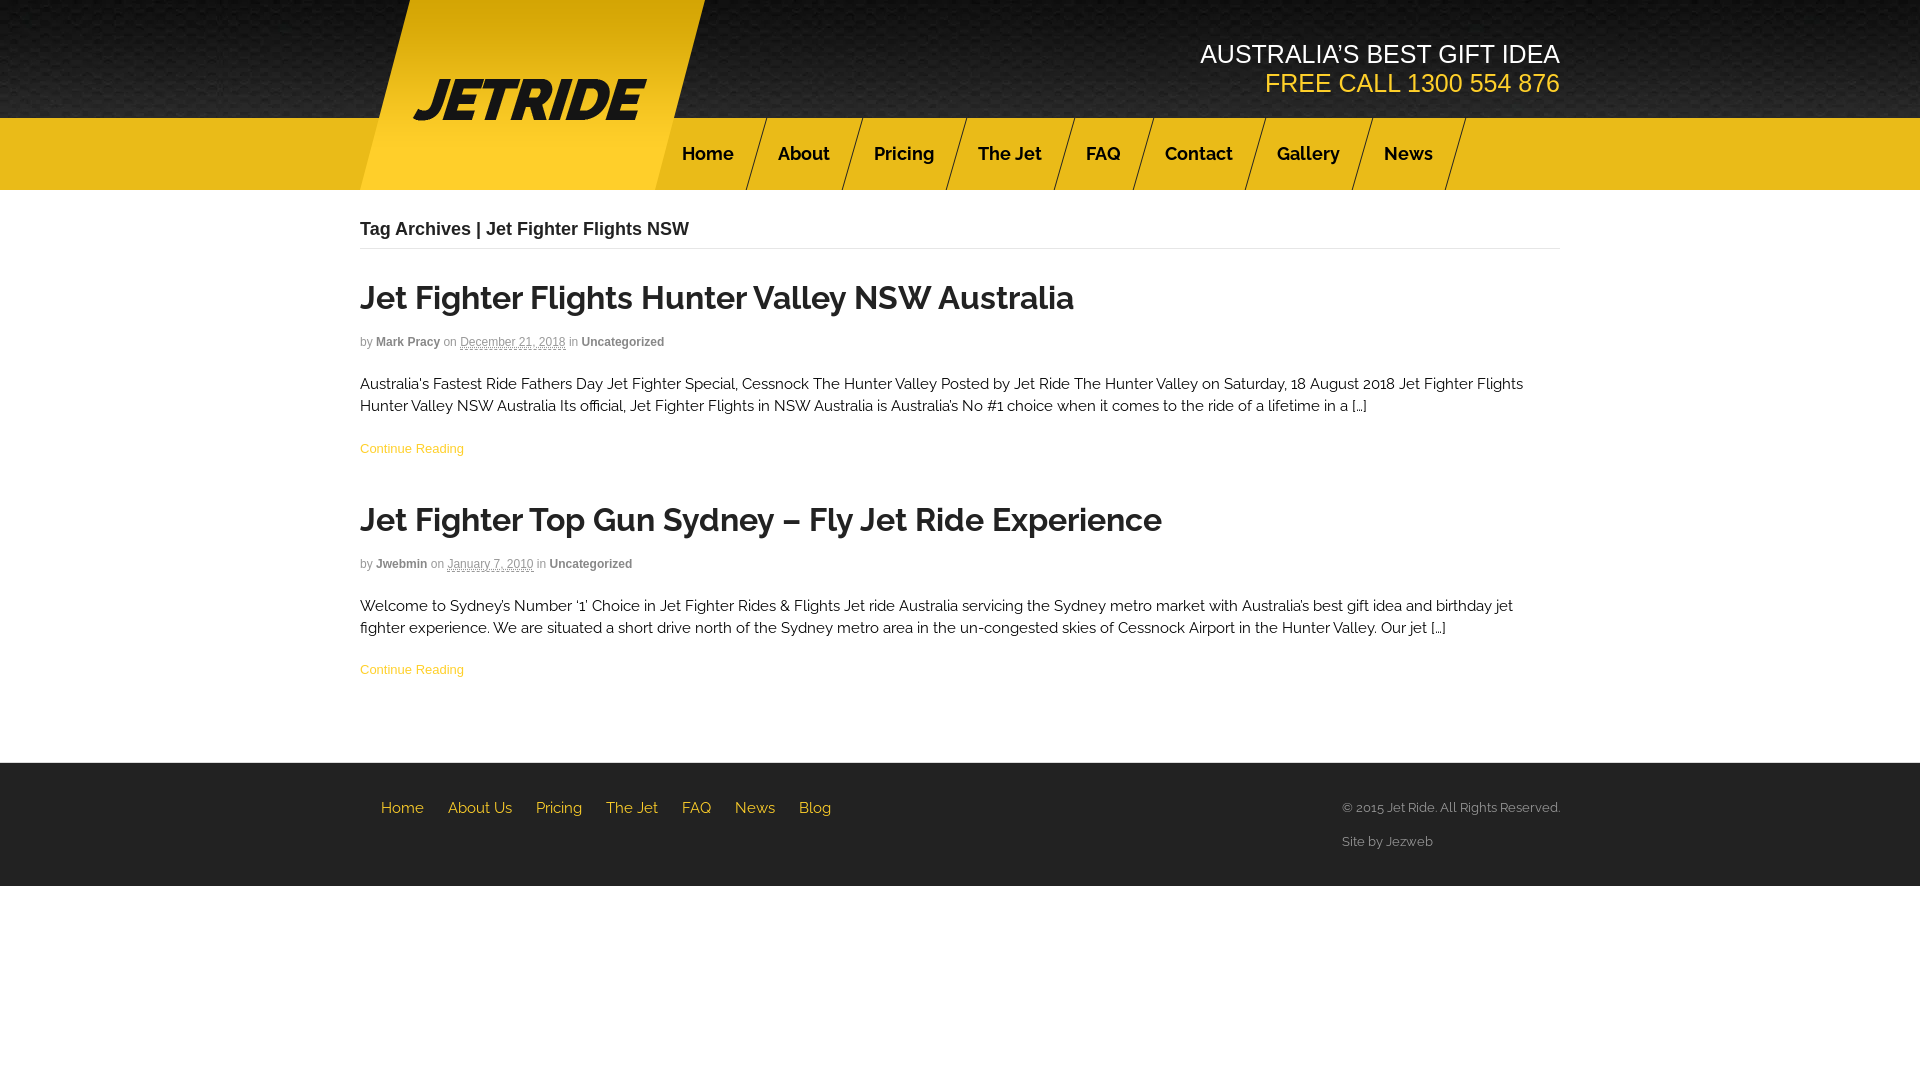  Describe the element at coordinates (590, 563) in the screenshot. I see `'Uncategorized'` at that location.